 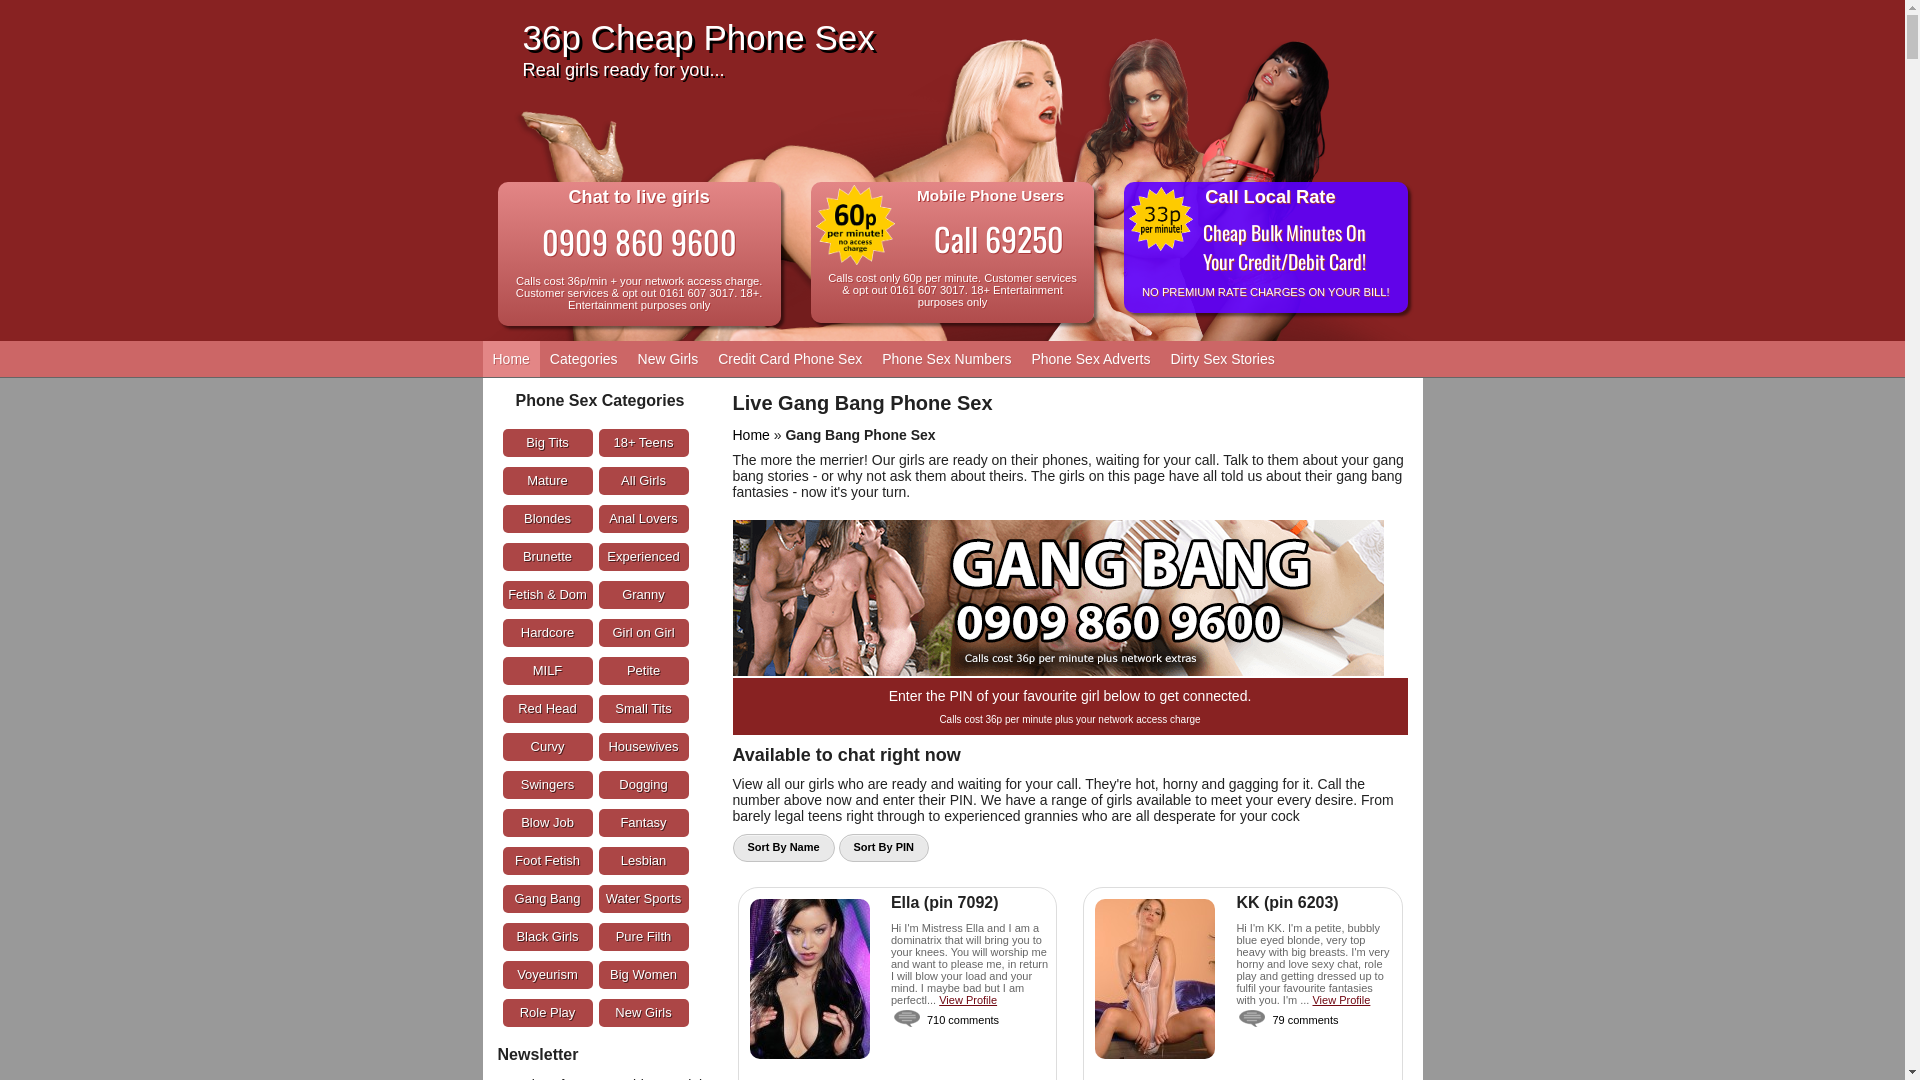 What do you see at coordinates (643, 974) in the screenshot?
I see `'Big Women'` at bounding box center [643, 974].